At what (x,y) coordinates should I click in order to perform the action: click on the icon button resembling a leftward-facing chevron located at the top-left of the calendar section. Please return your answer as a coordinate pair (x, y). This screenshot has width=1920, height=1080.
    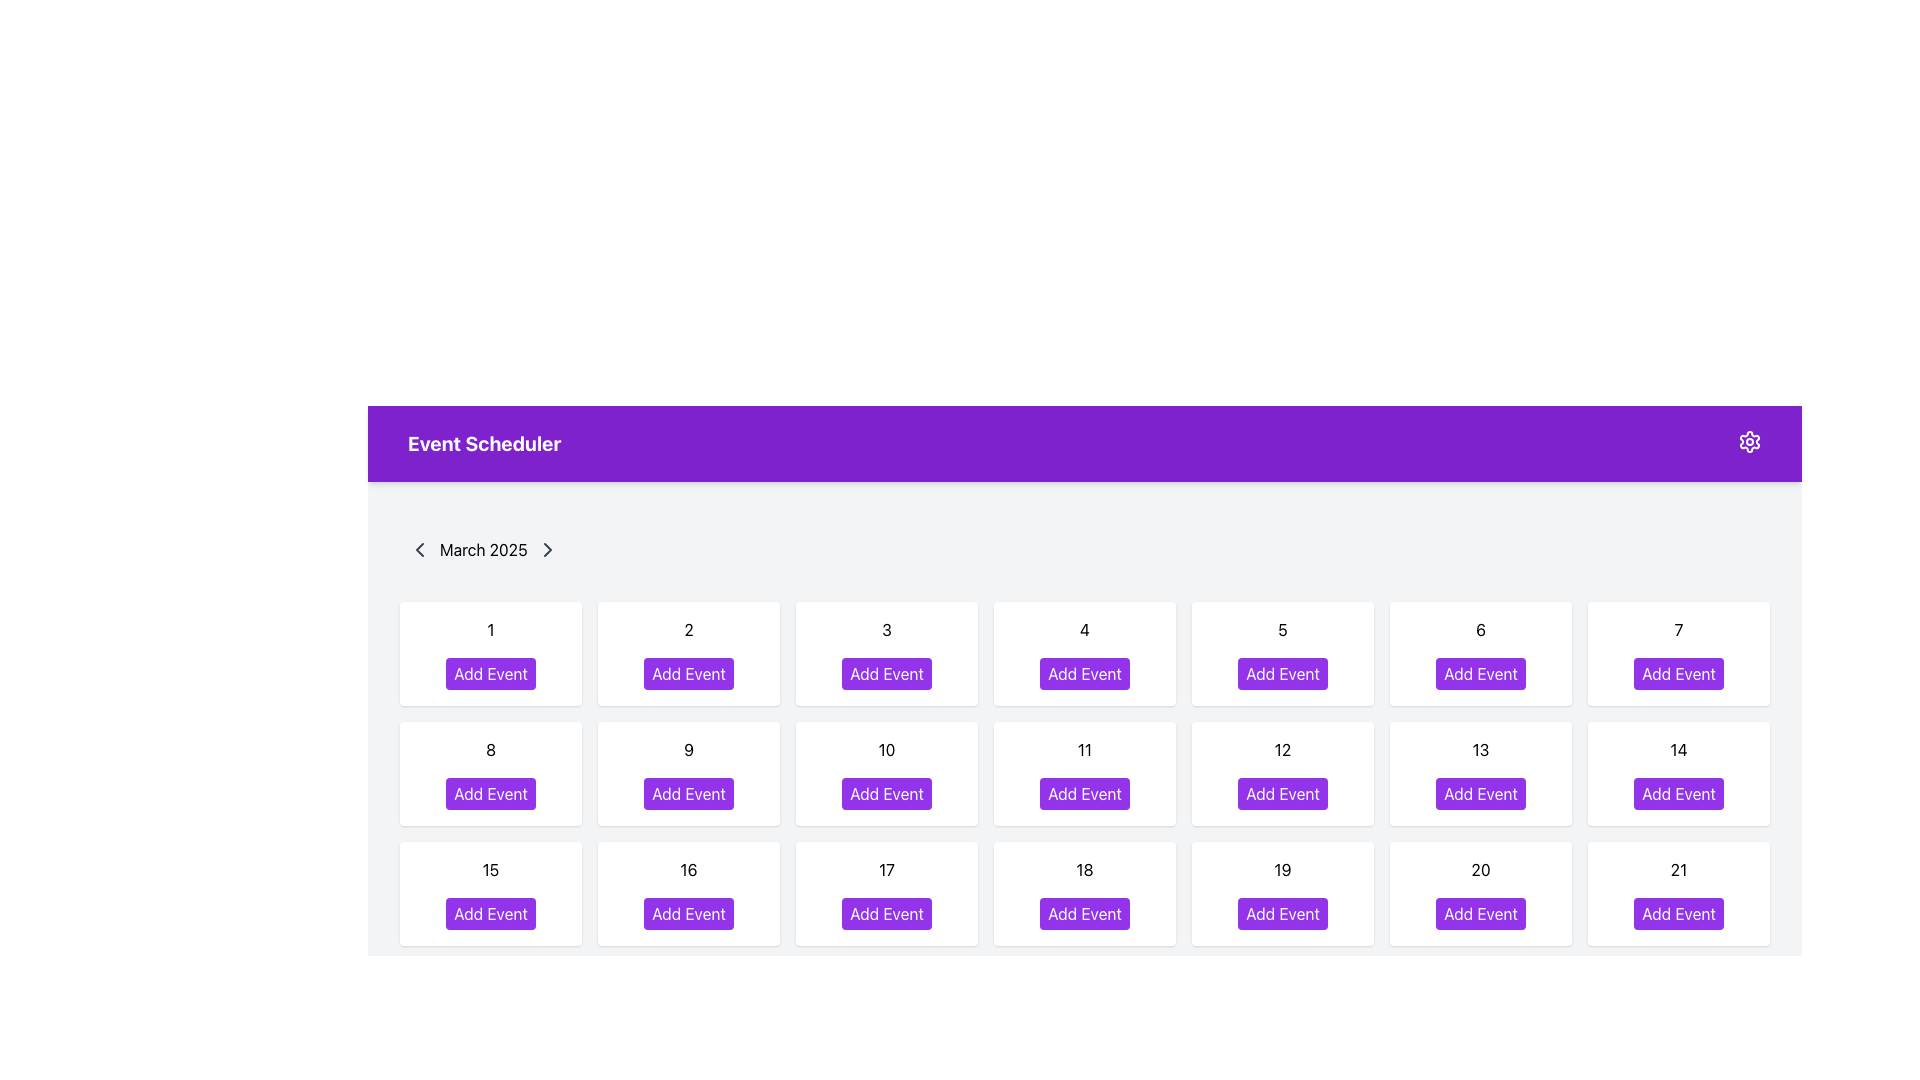
    Looking at the image, I should click on (419, 550).